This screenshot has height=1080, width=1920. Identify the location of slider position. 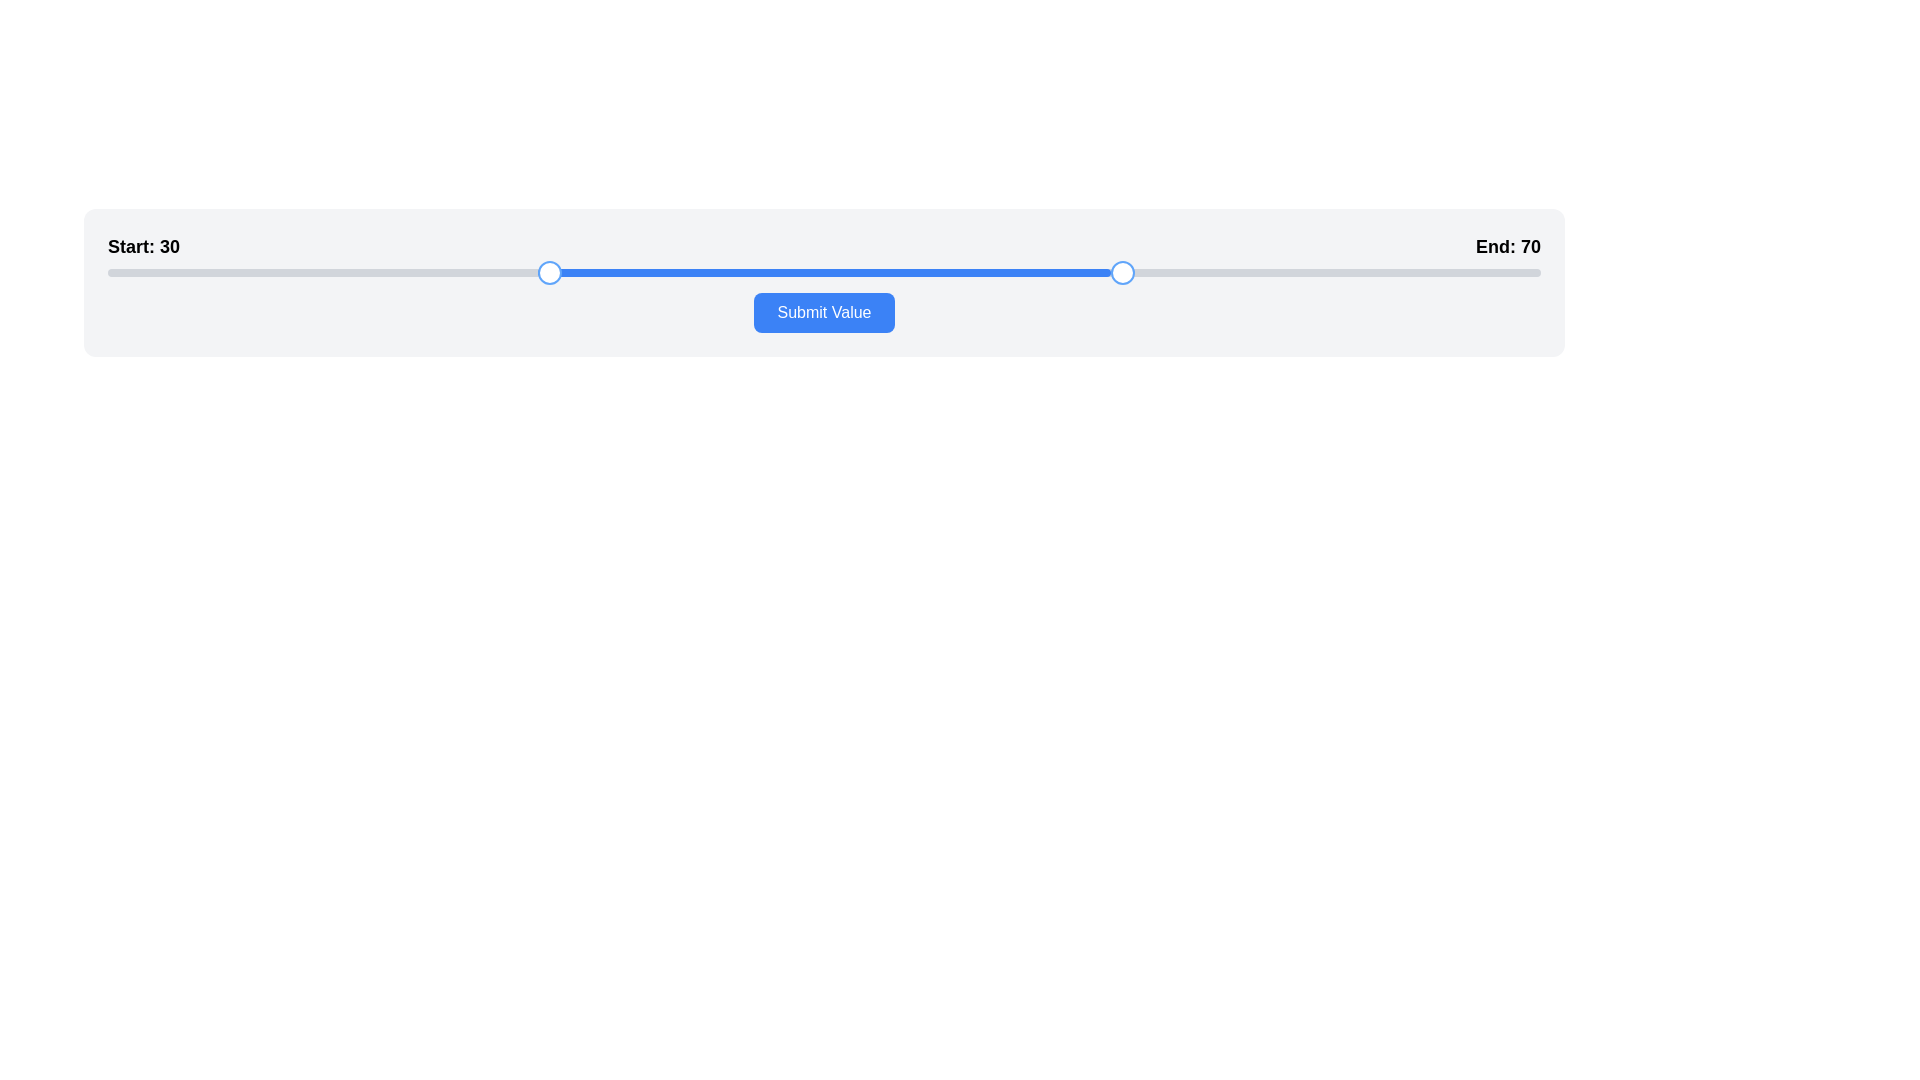
(685, 273).